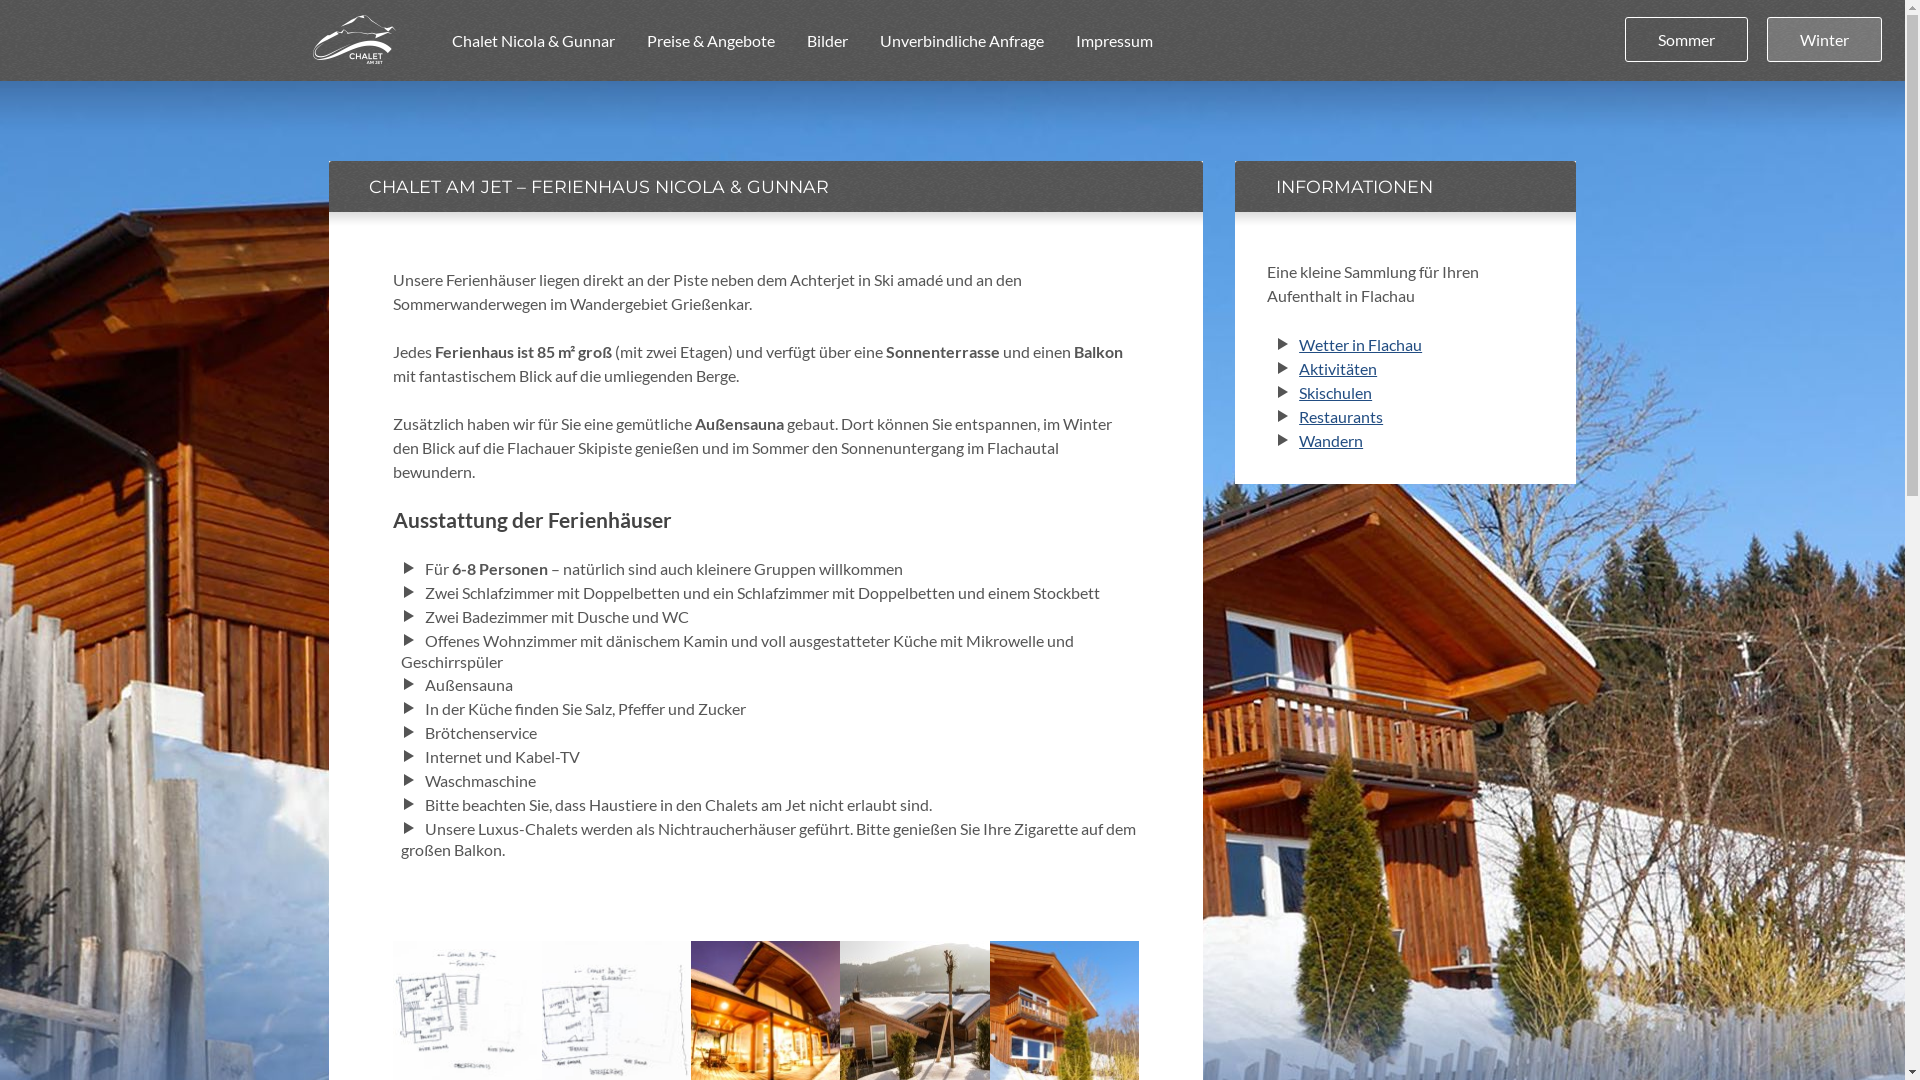 The width and height of the screenshot is (1920, 1080). What do you see at coordinates (1113, 40) in the screenshot?
I see `'Impressum'` at bounding box center [1113, 40].